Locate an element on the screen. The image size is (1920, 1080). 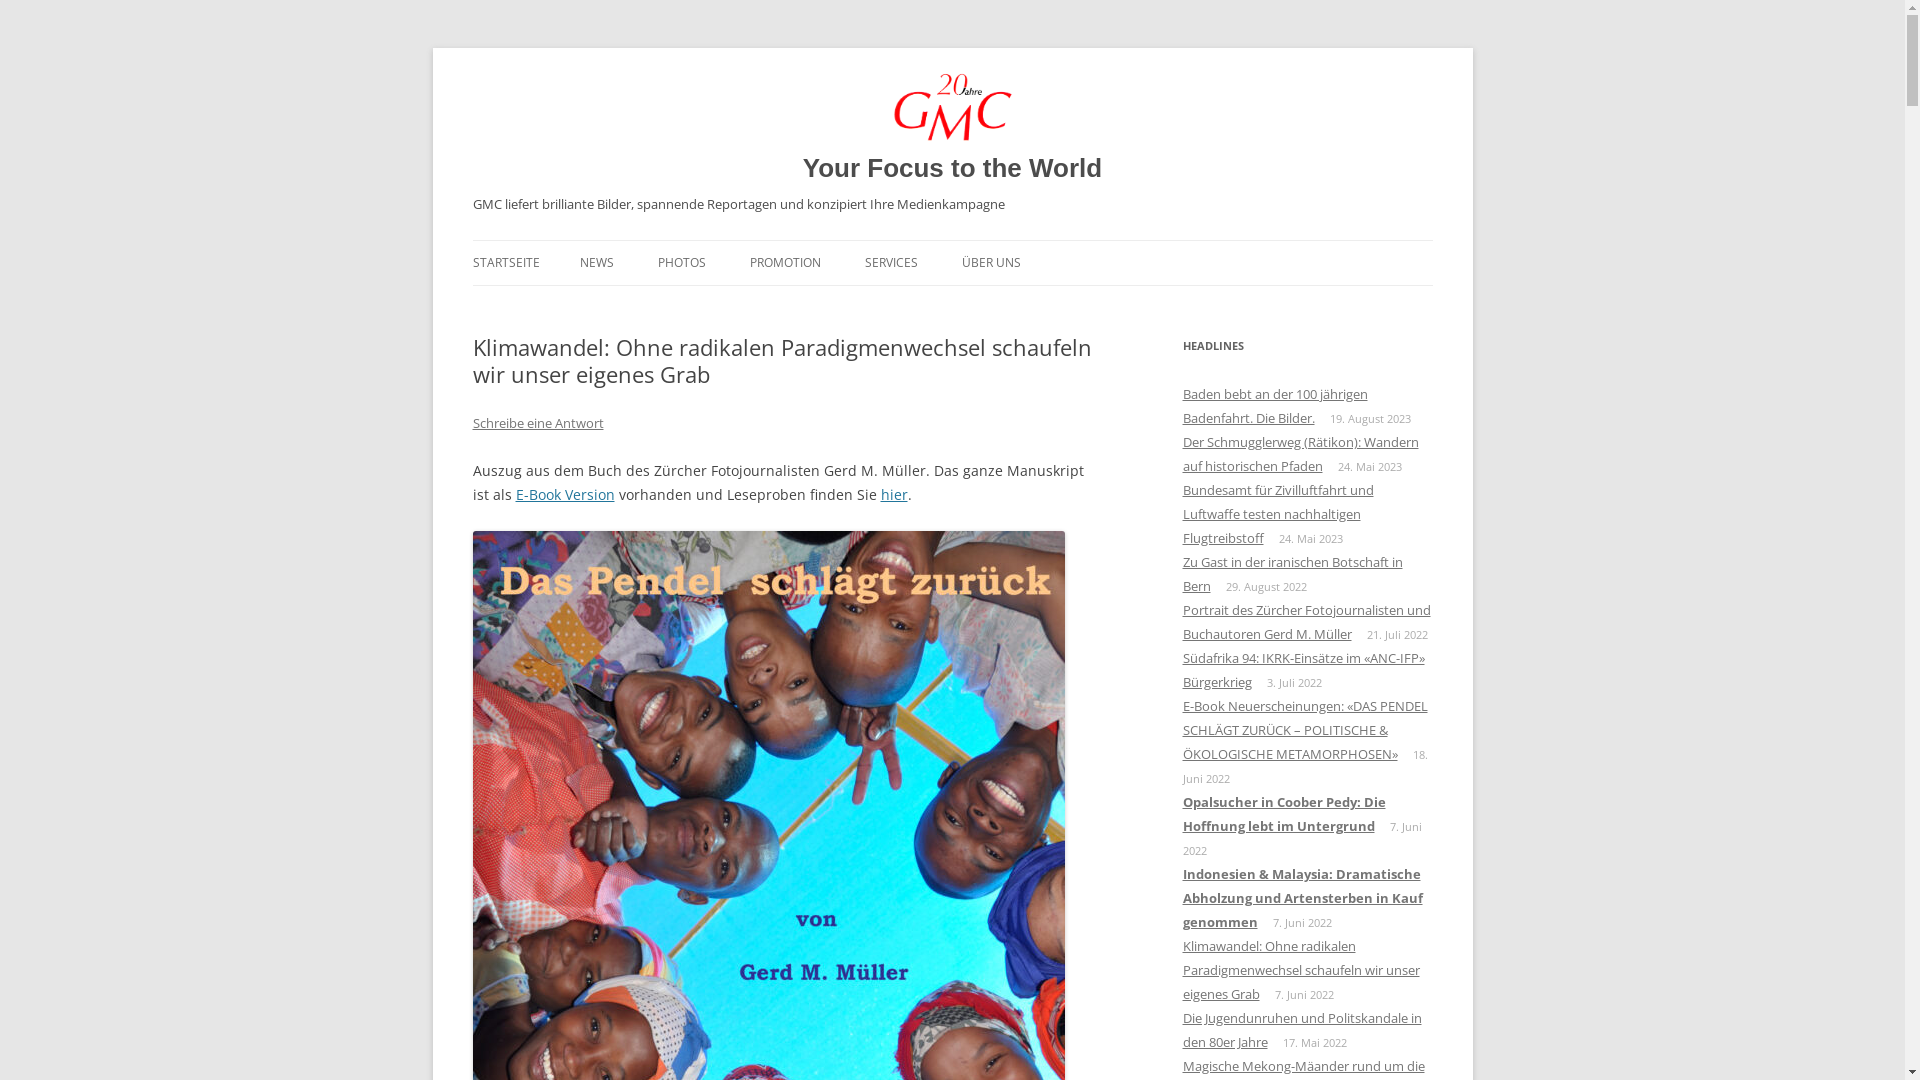
'Opalsucher in Coober Pedy: Die Hoffnung lebt im Untergrund' is located at coordinates (1283, 813).